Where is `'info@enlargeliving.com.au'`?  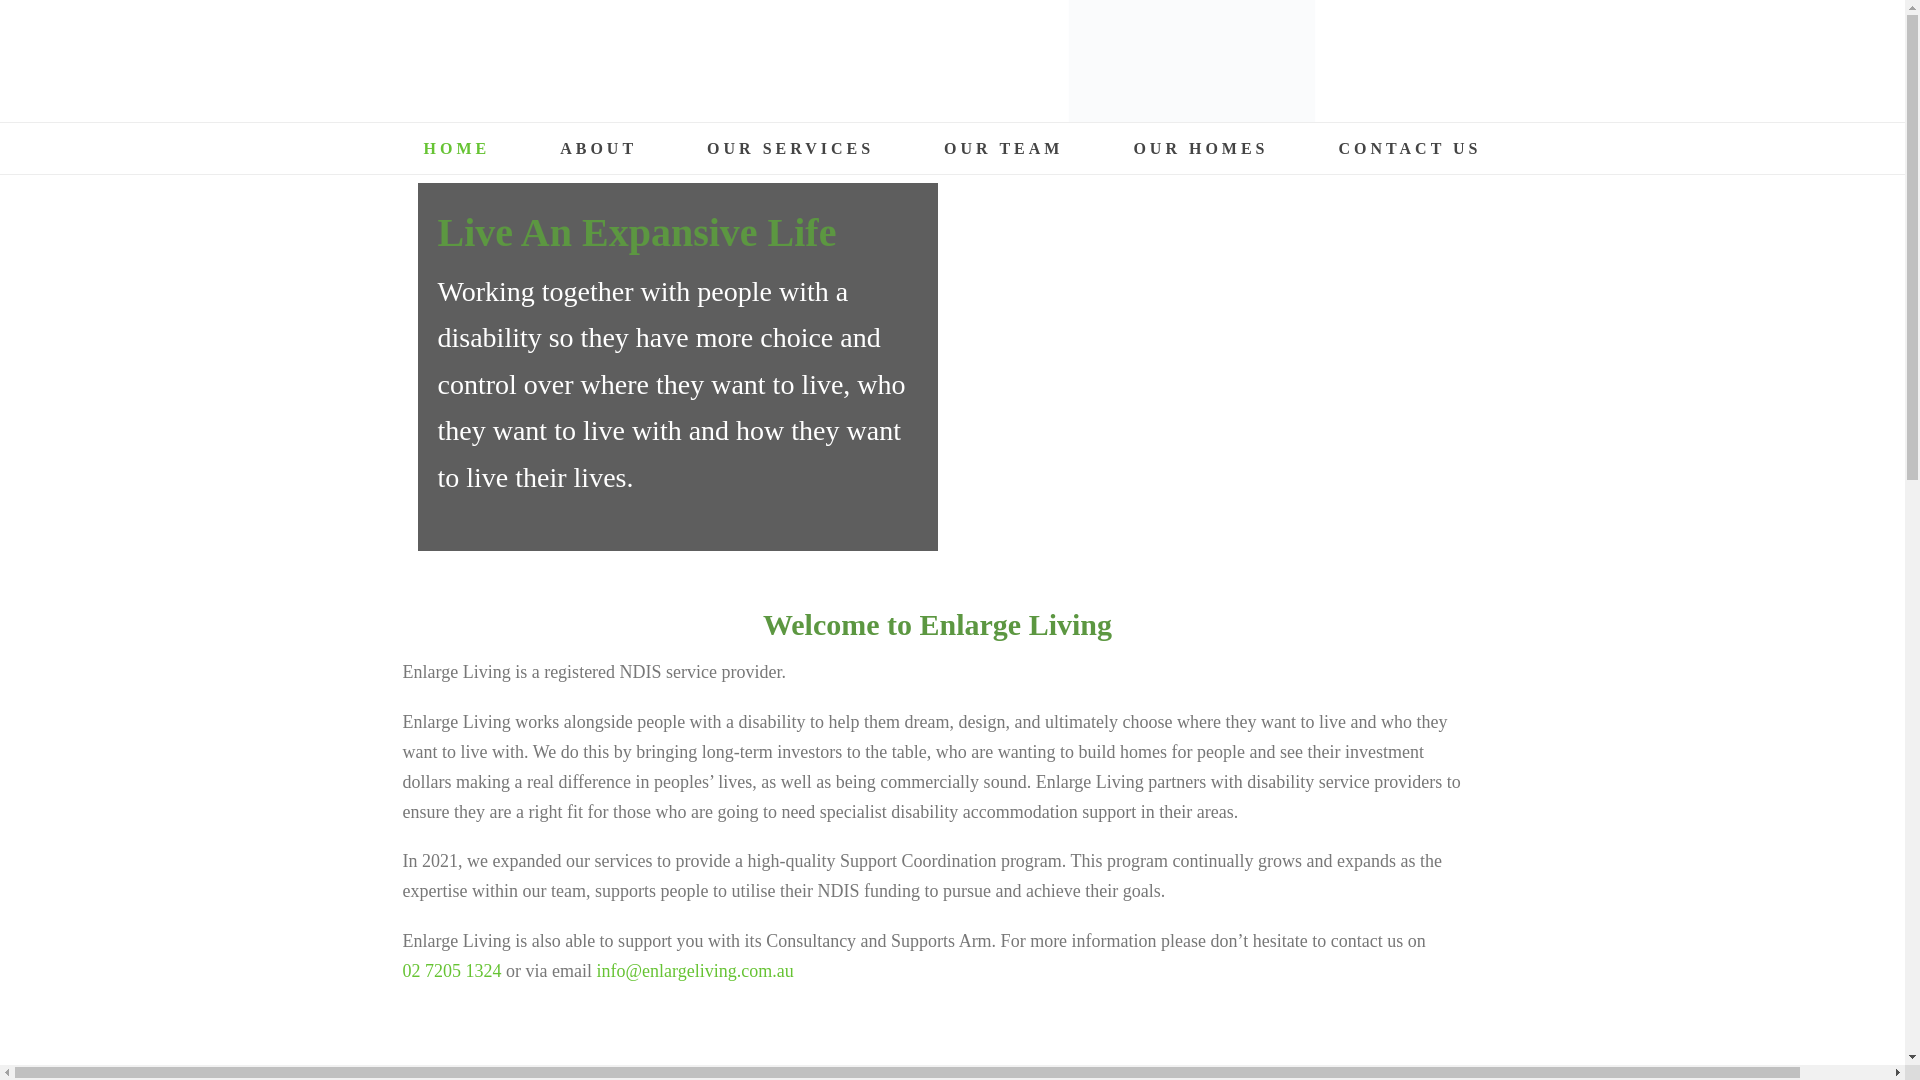
'info@enlargeliving.com.au' is located at coordinates (694, 970).